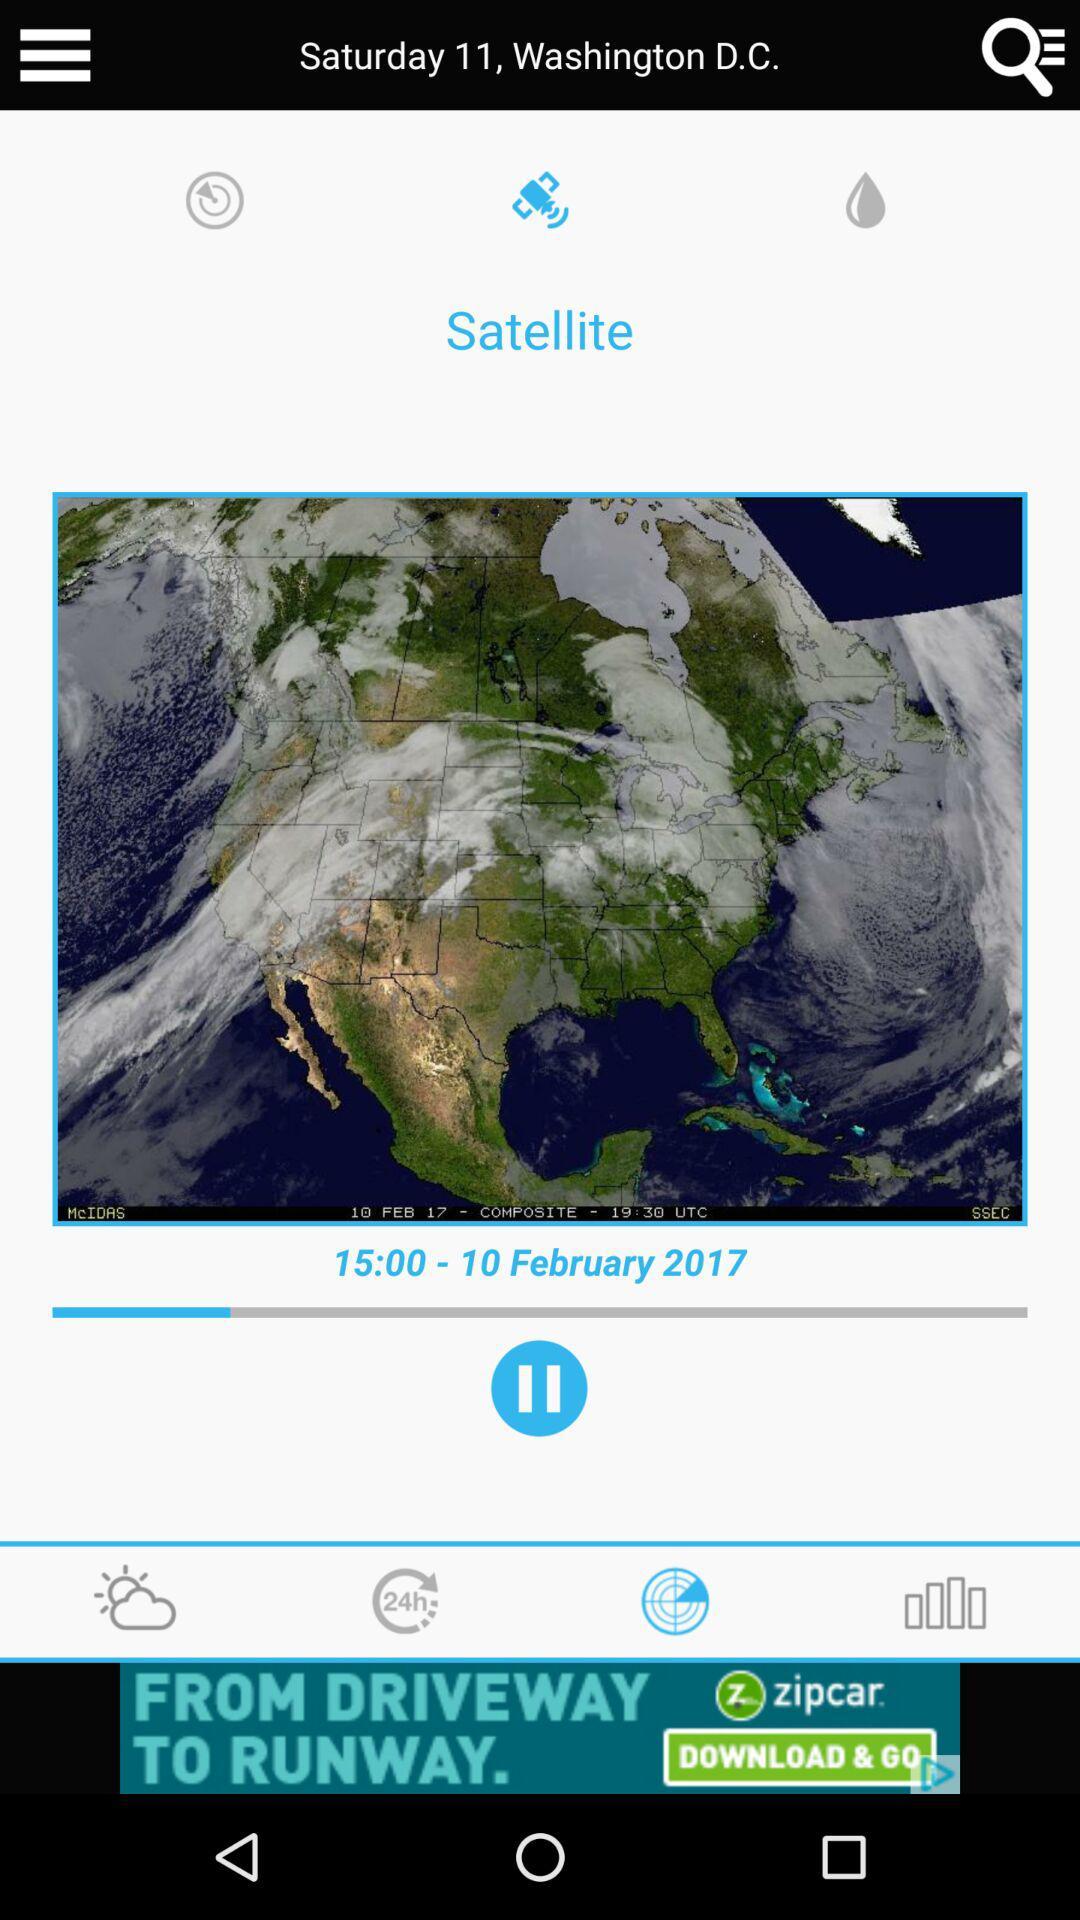  What do you see at coordinates (945, 1602) in the screenshot?
I see `the icon which is at bottom right corner` at bounding box center [945, 1602].